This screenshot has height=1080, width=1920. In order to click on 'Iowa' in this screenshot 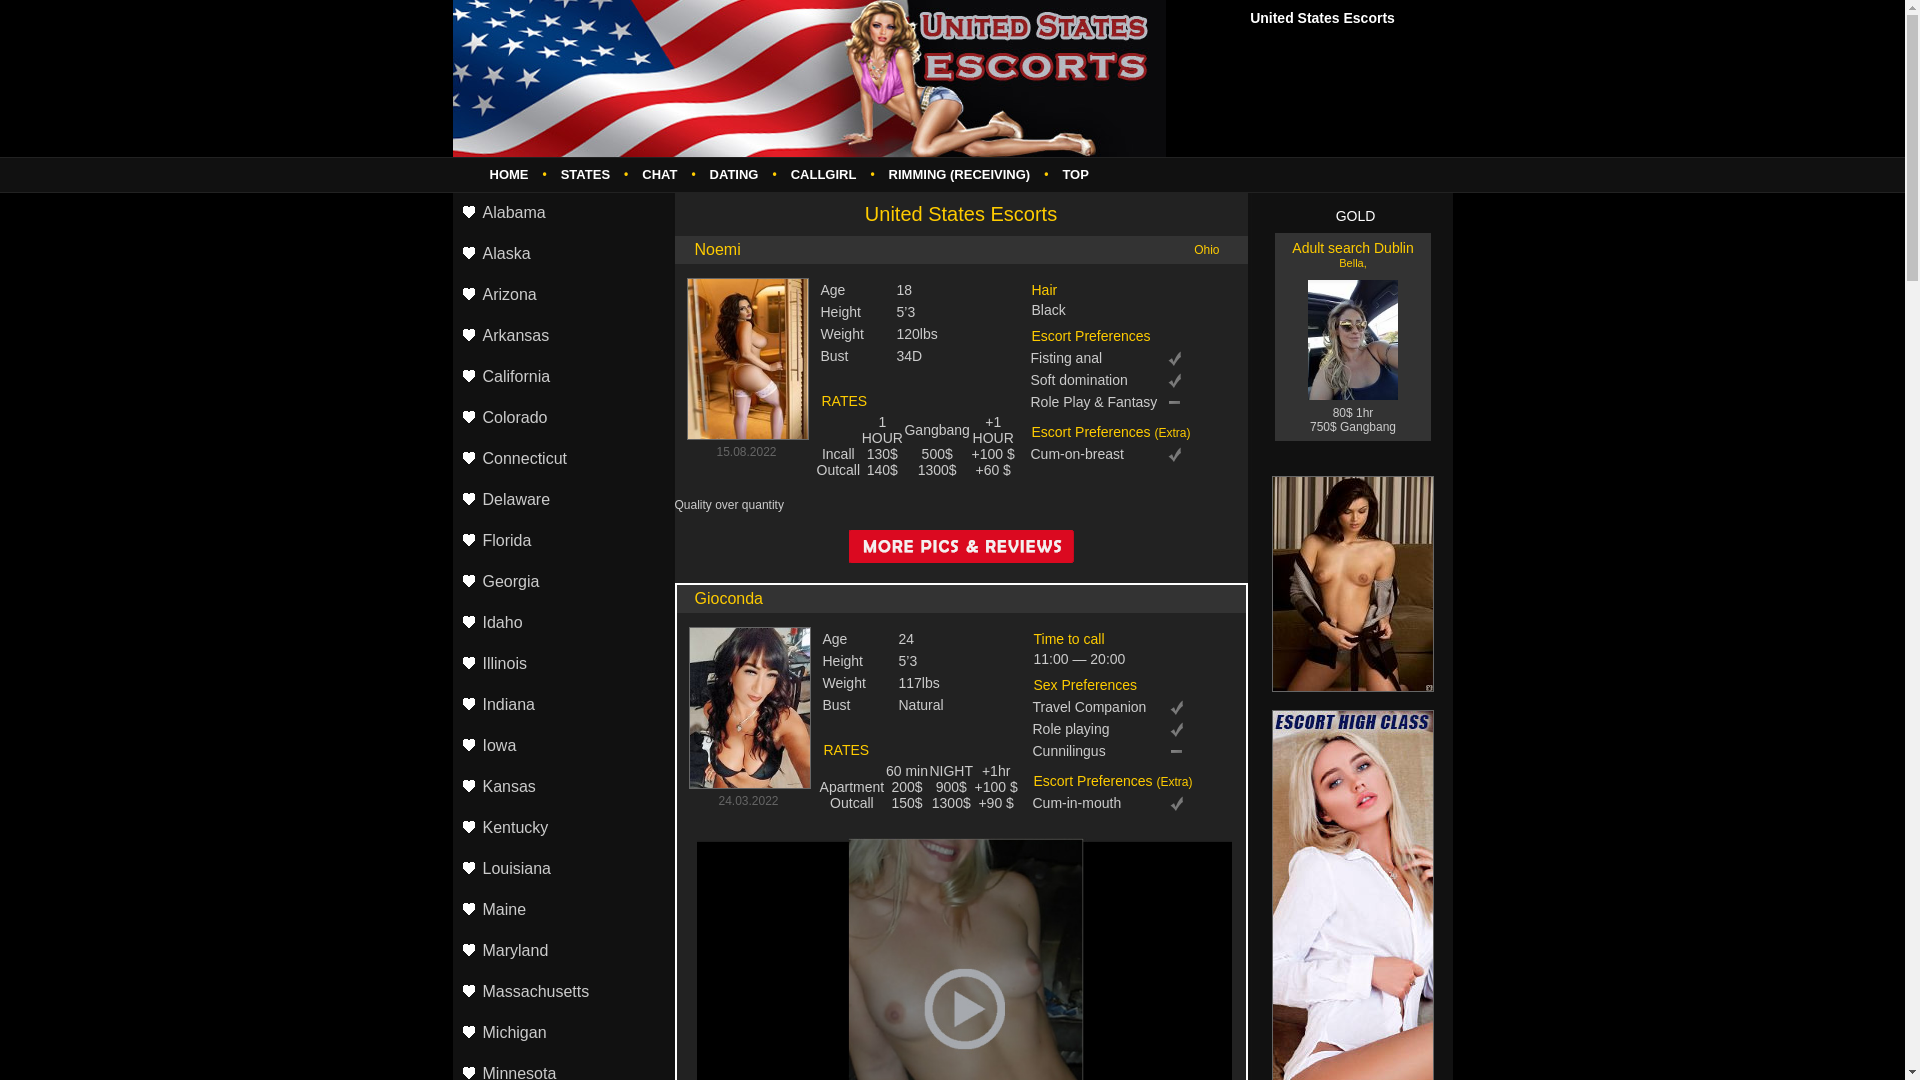, I will do `click(450, 746)`.